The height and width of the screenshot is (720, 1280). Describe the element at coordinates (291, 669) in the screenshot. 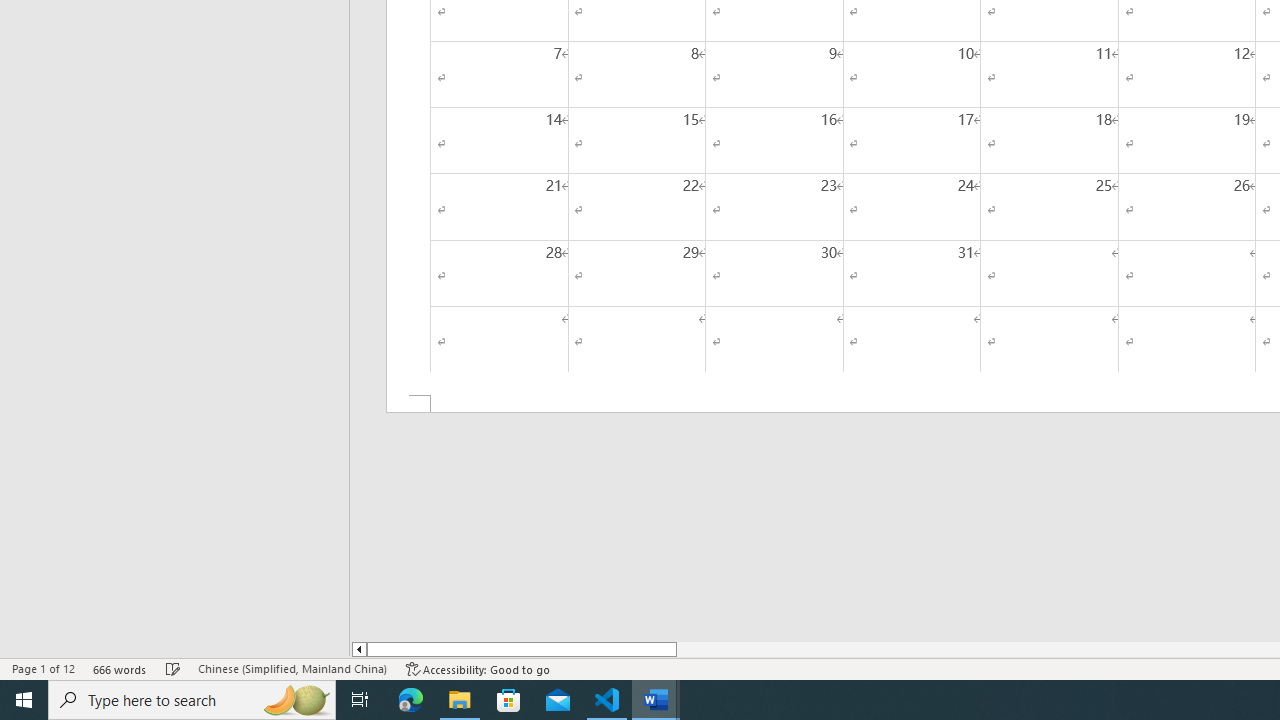

I see `'Language Chinese (Simplified, Mainland China)'` at that location.